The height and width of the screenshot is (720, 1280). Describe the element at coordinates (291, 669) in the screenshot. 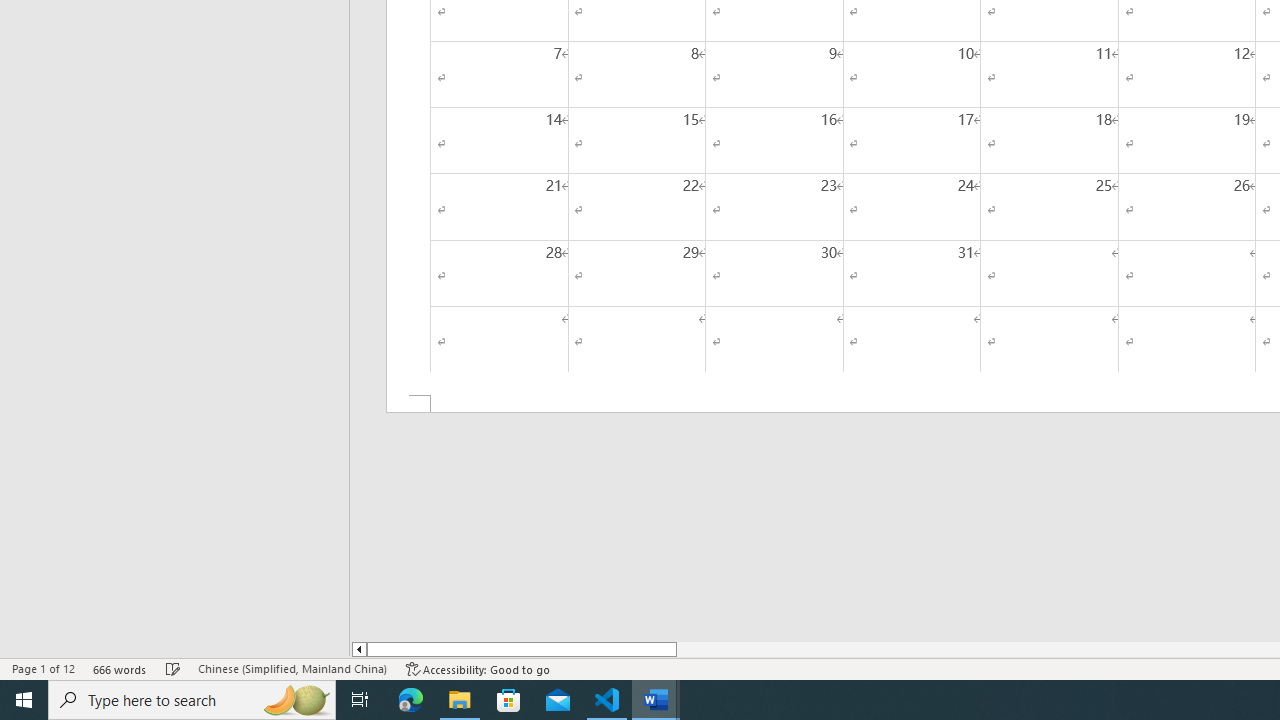

I see `'Language Chinese (Simplified, Mainland China)'` at that location.